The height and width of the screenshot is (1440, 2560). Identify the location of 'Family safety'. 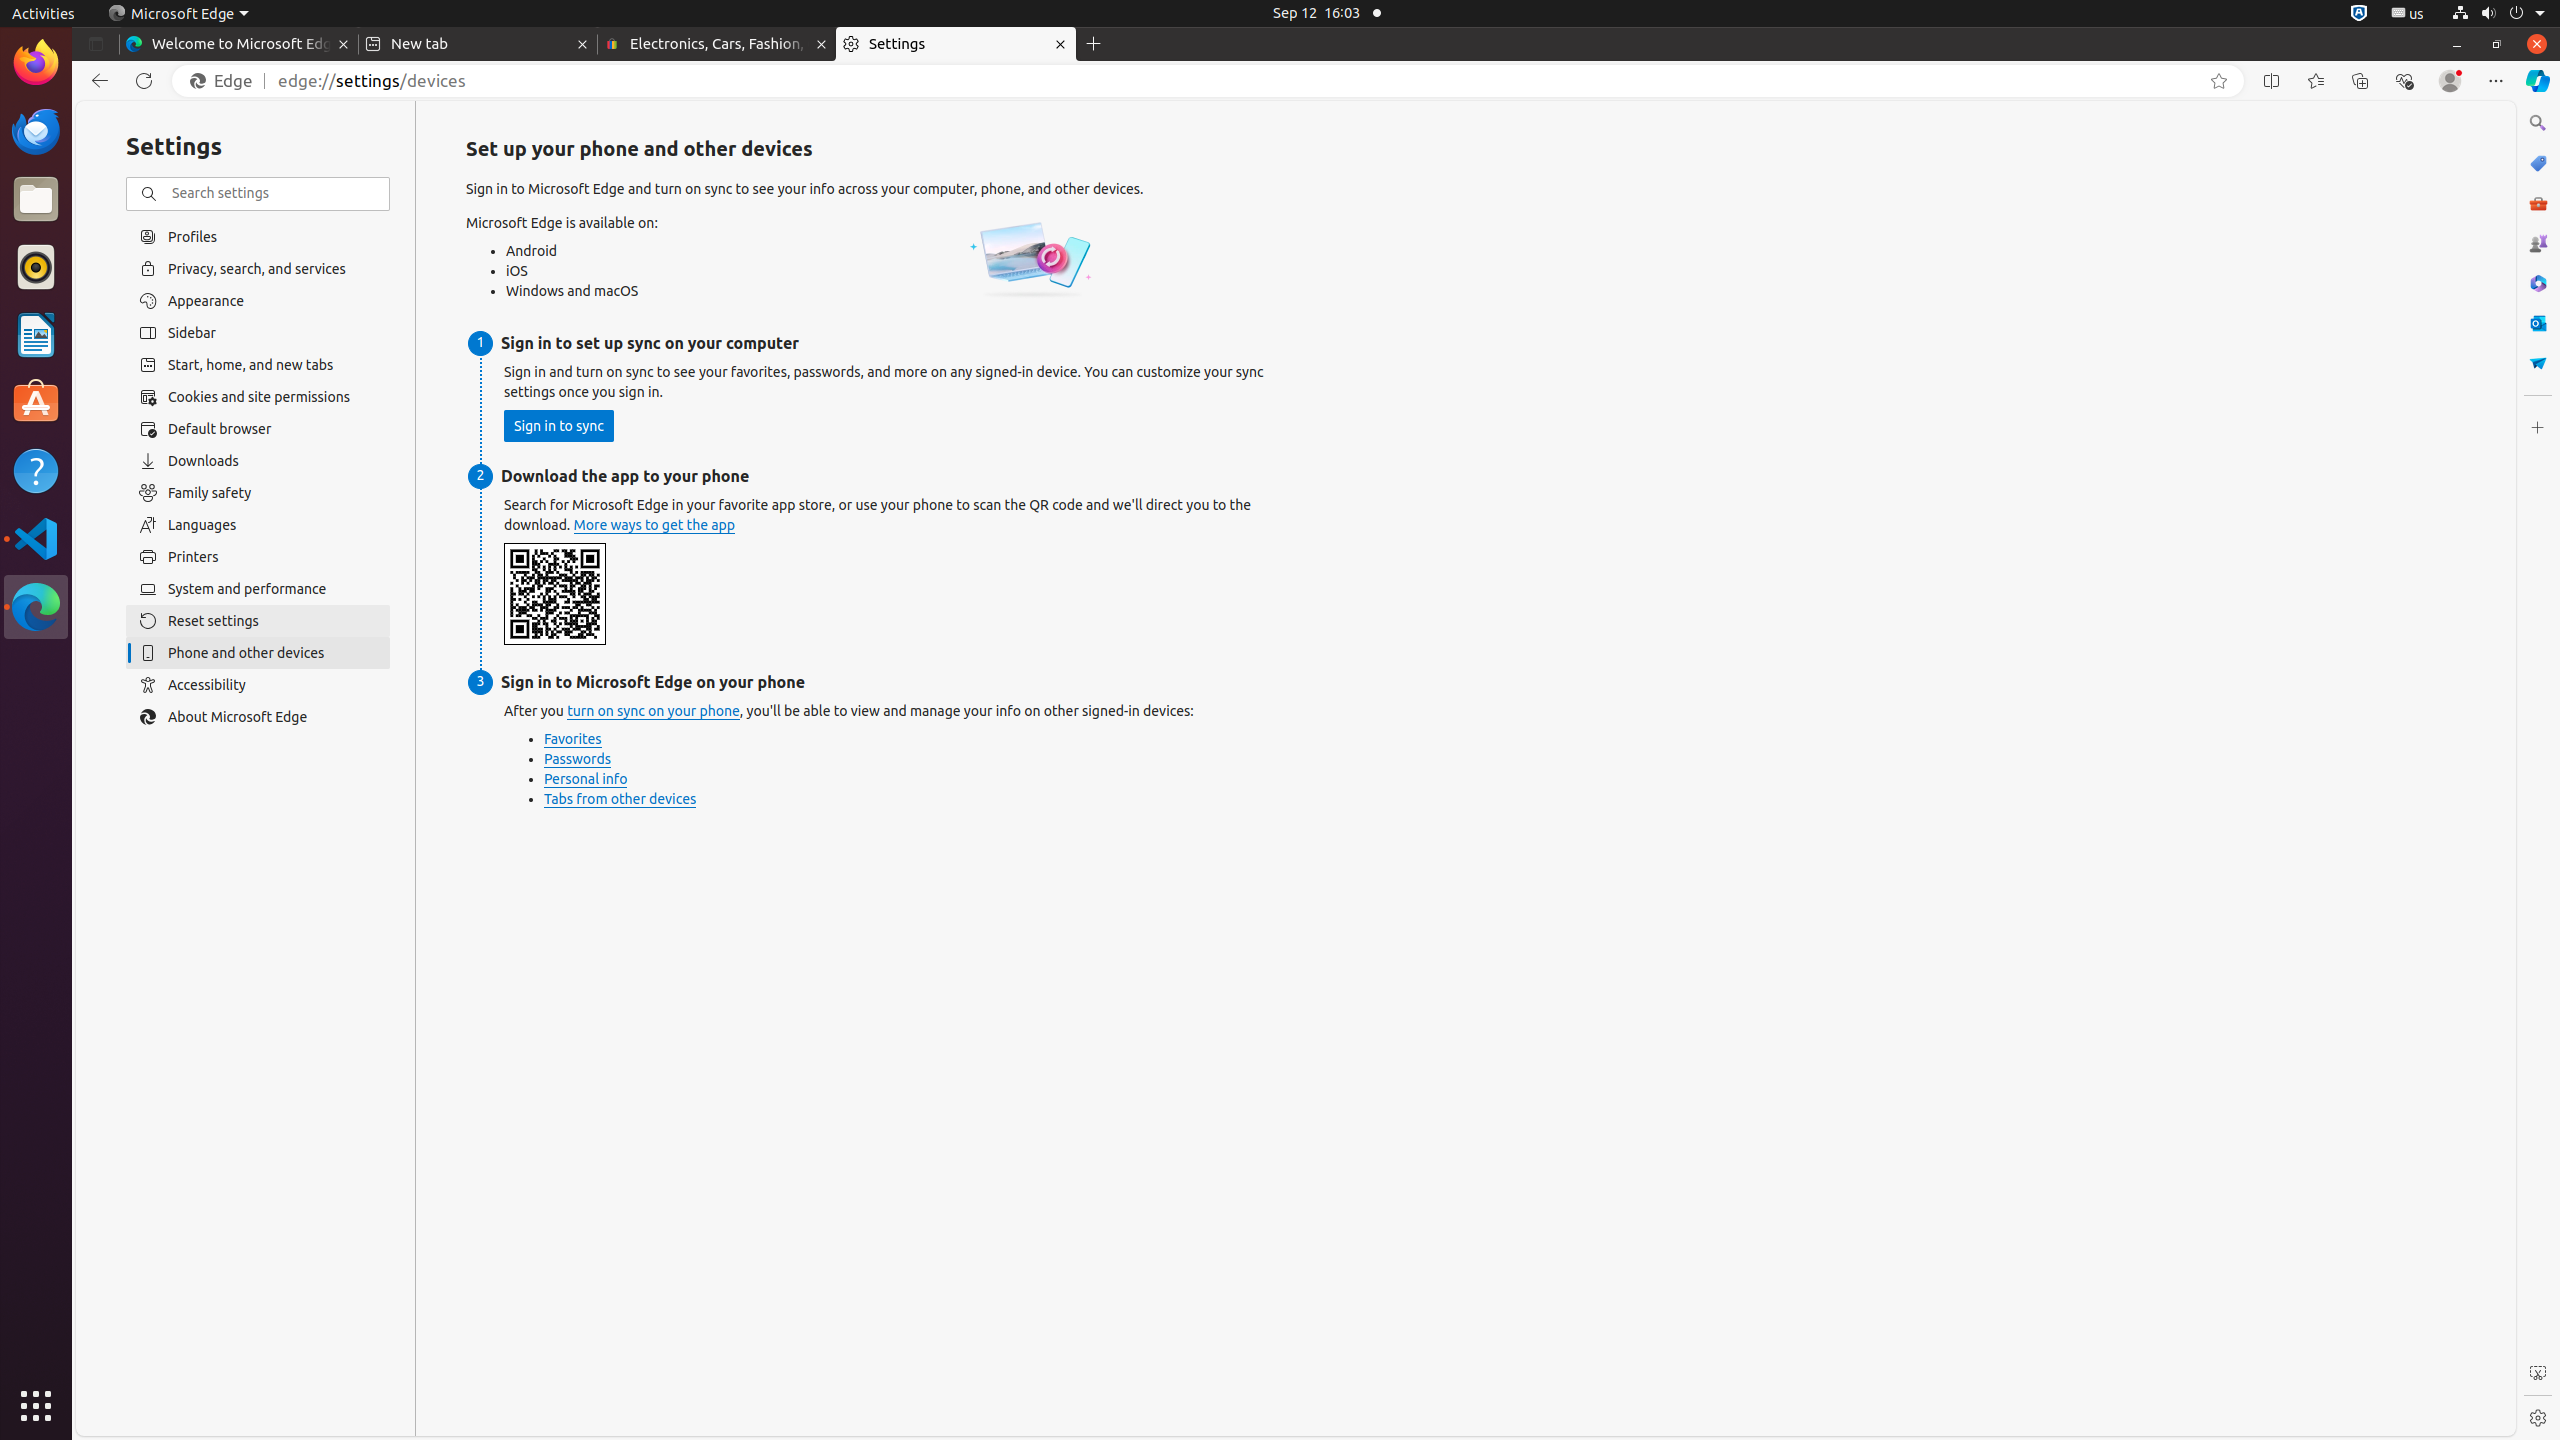
(257, 493).